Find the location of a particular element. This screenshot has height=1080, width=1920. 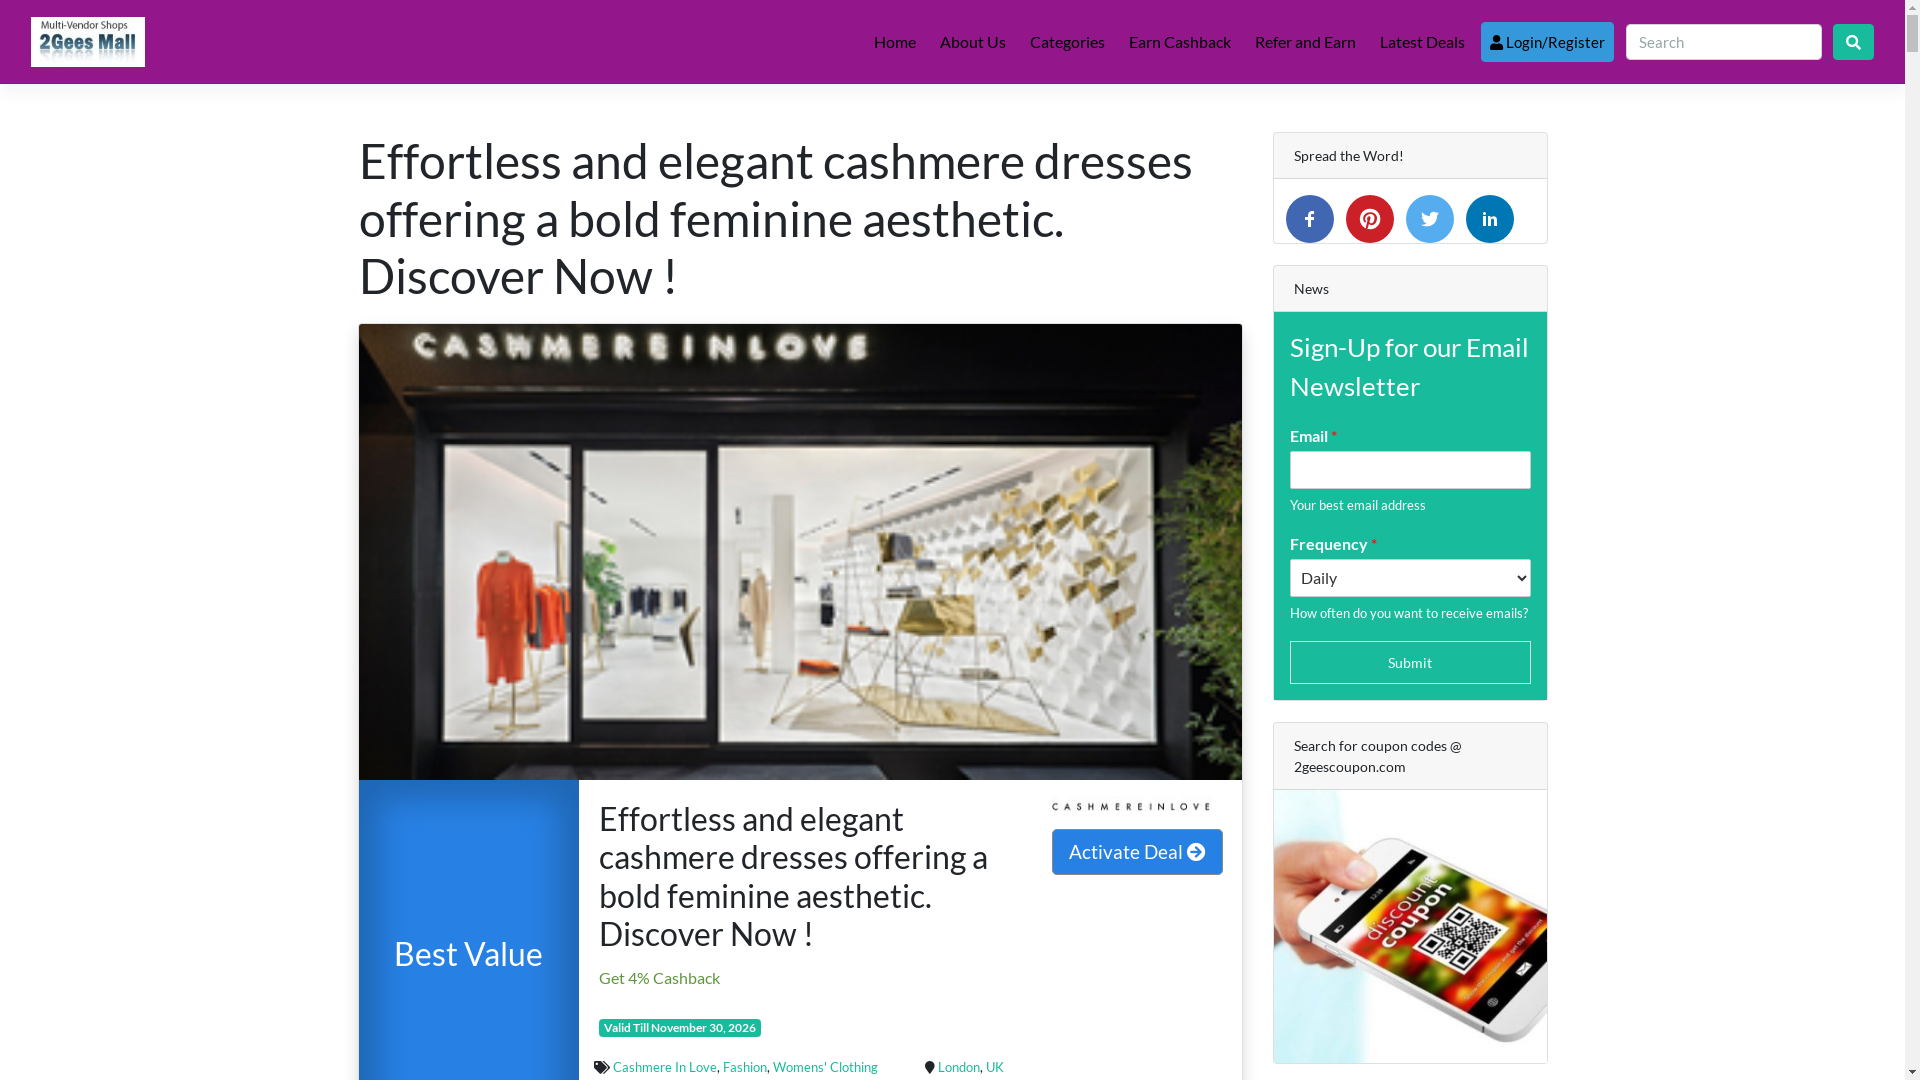

'London' is located at coordinates (958, 1066).